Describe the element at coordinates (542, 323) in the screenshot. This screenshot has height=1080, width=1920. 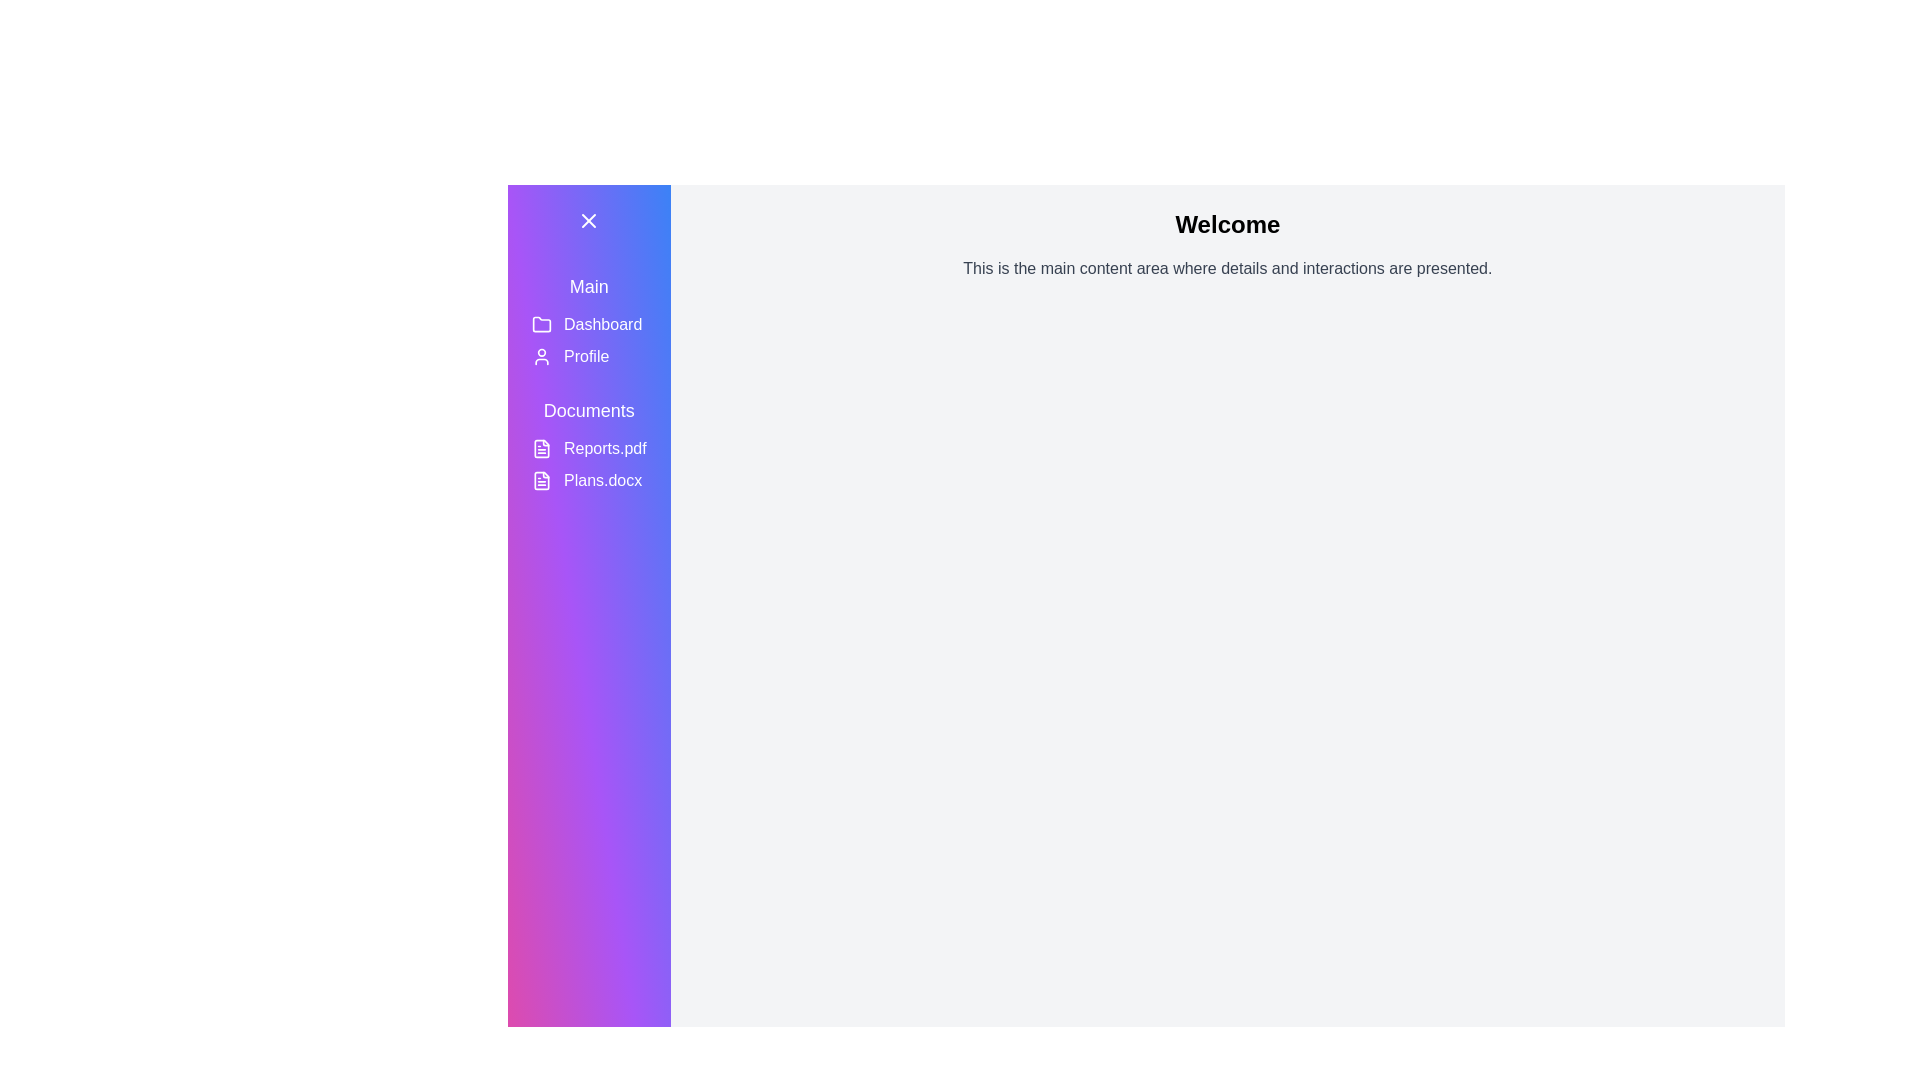
I see `the 'Dashboard' icon located in the sidebar menu` at that location.